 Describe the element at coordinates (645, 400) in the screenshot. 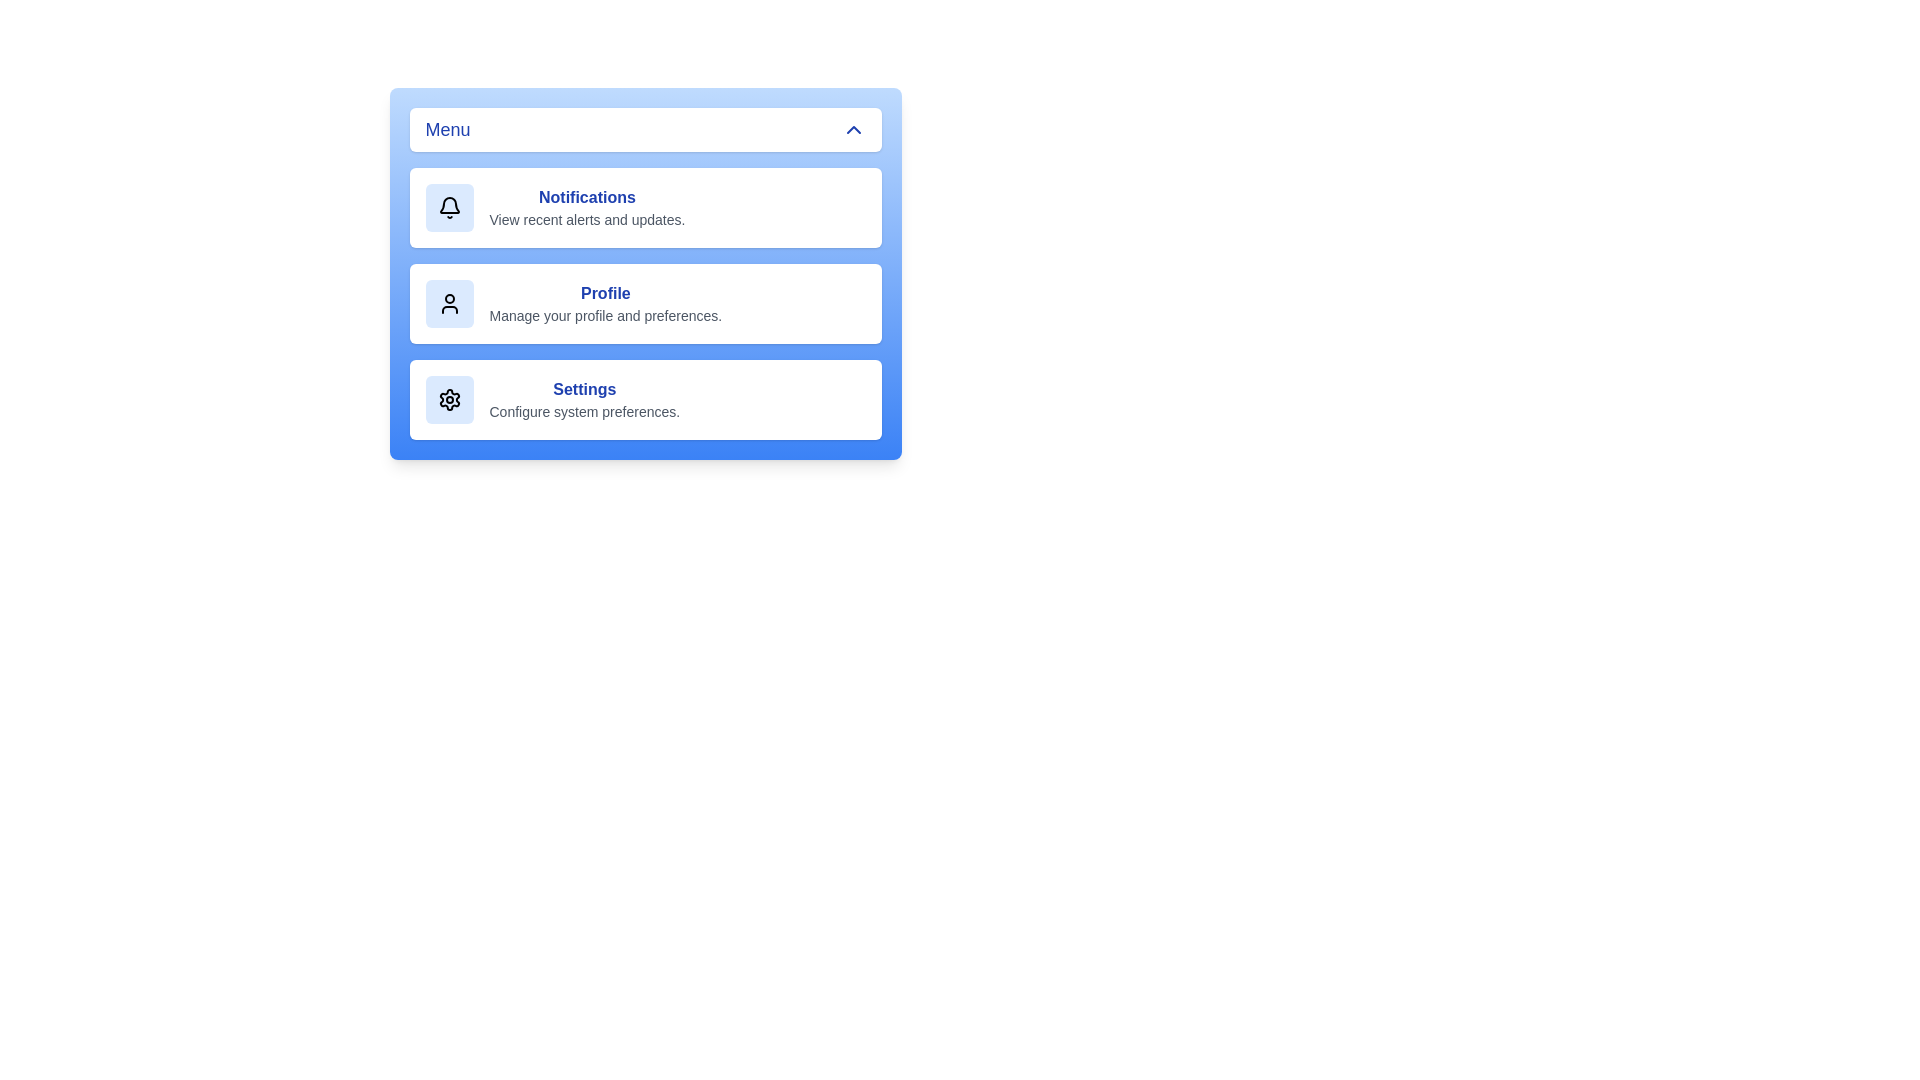

I see `the menu item Settings` at that location.